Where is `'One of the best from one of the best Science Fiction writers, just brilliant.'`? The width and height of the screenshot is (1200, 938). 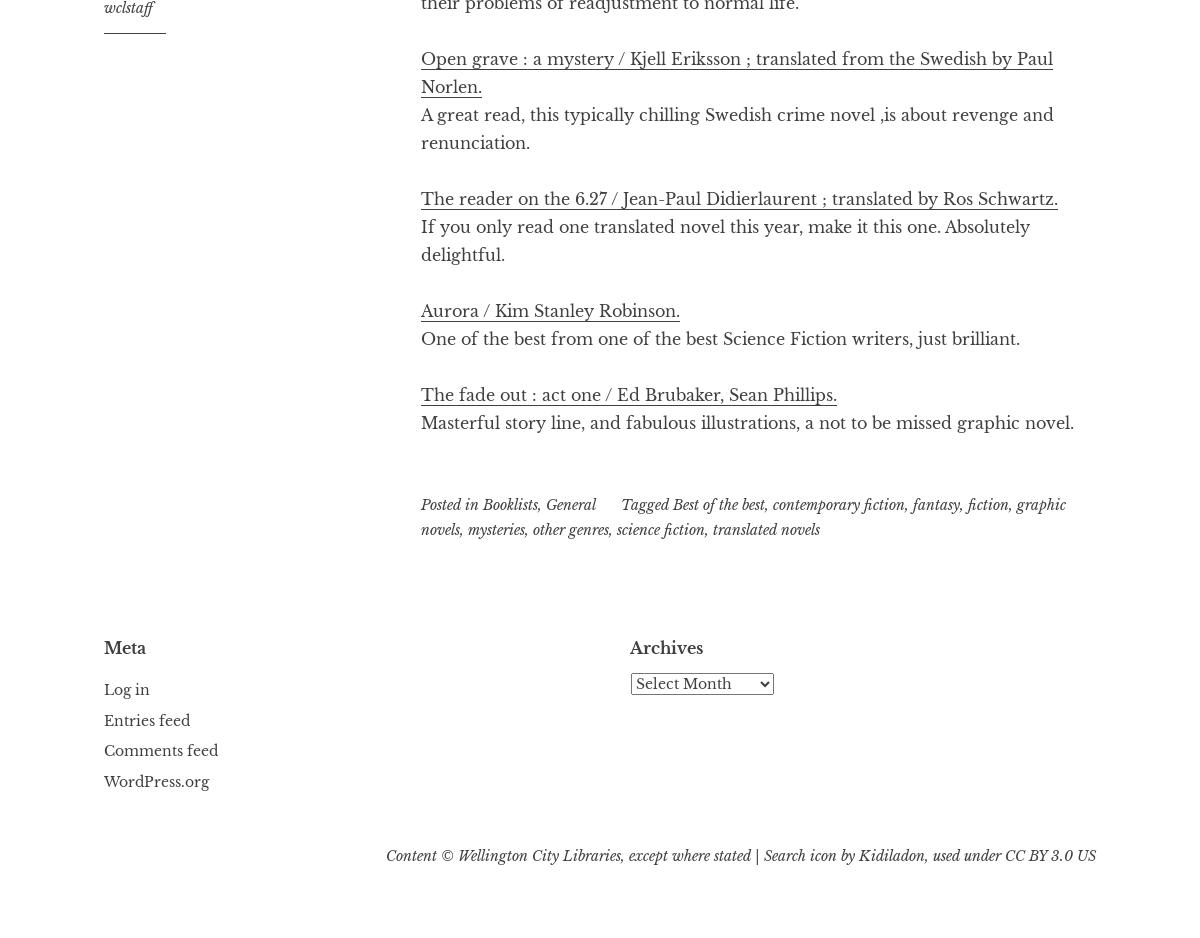 'One of the best from one of the best Science Fiction writers, just brilliant.' is located at coordinates (720, 338).